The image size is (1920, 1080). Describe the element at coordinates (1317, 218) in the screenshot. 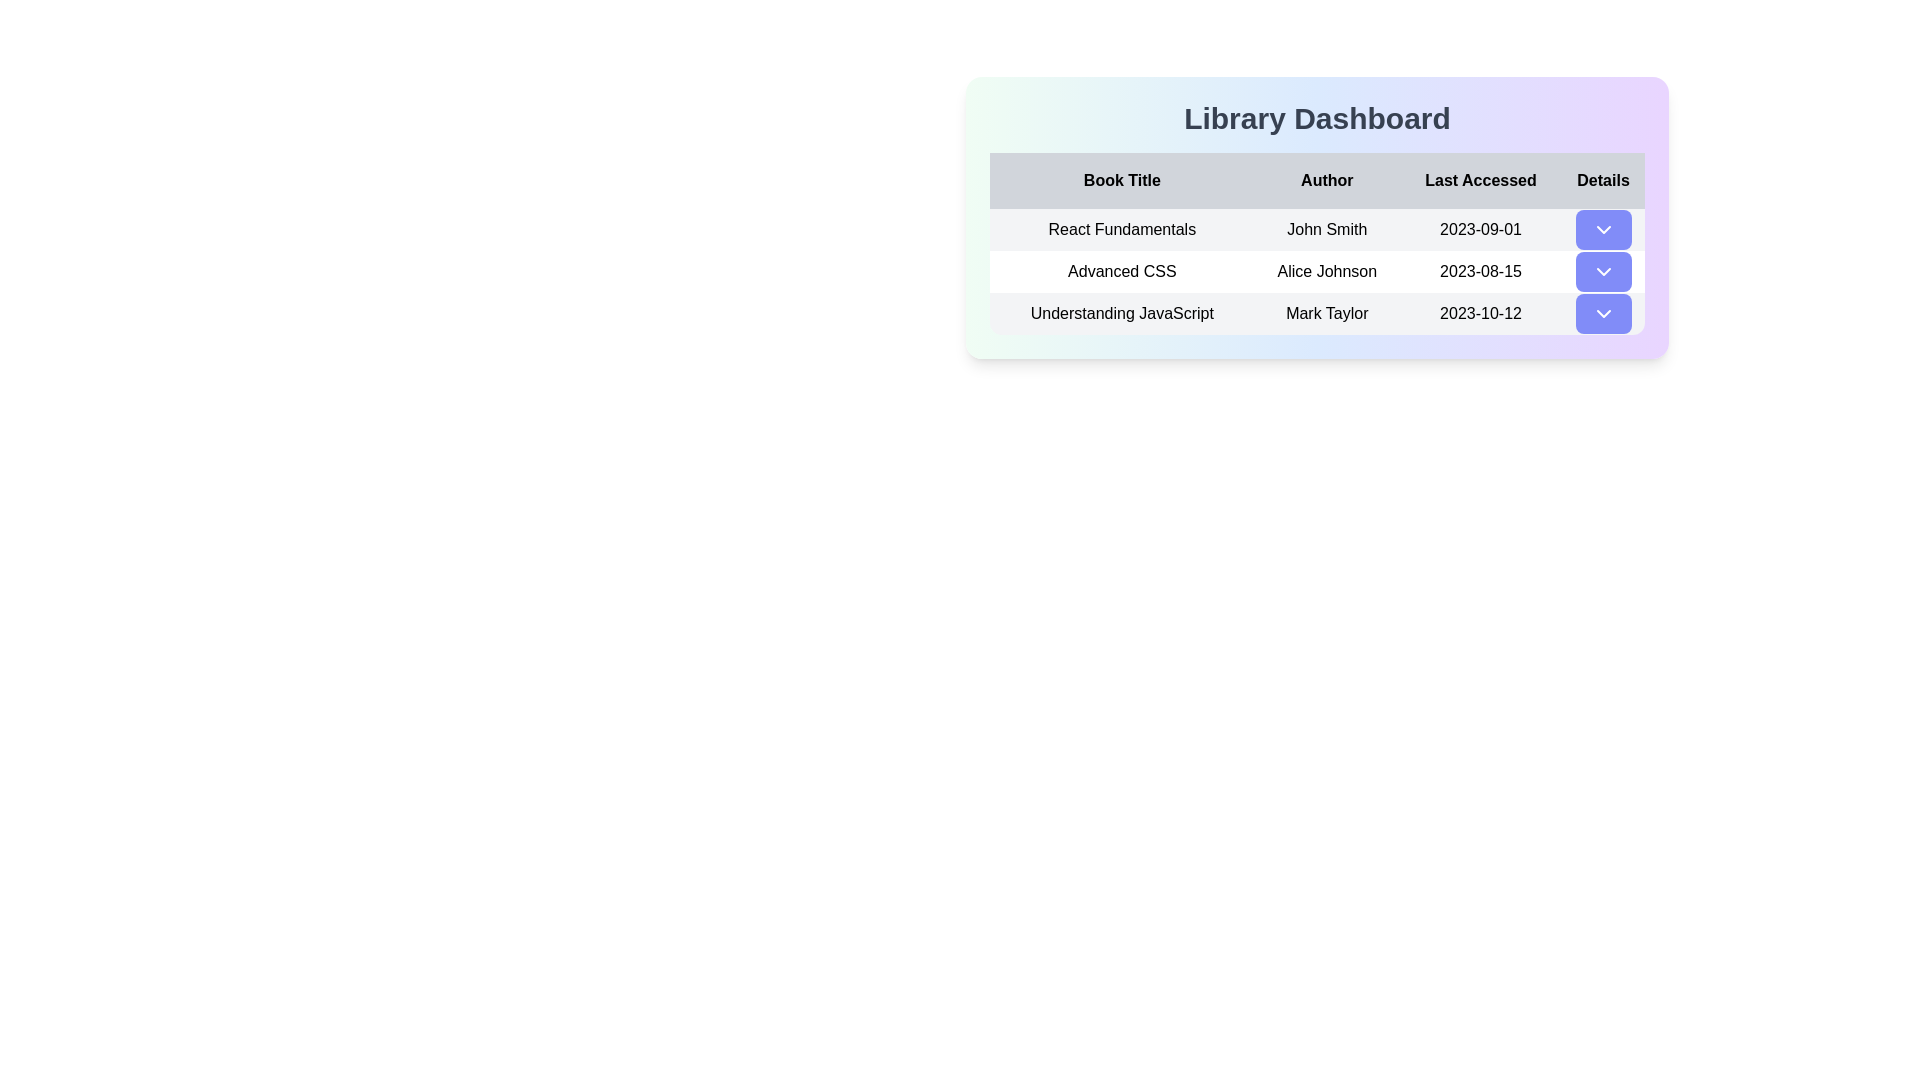

I see `the author name 'John Smith' in the Data table that lists books, specifically in the row for 'React Fundamentals'` at that location.